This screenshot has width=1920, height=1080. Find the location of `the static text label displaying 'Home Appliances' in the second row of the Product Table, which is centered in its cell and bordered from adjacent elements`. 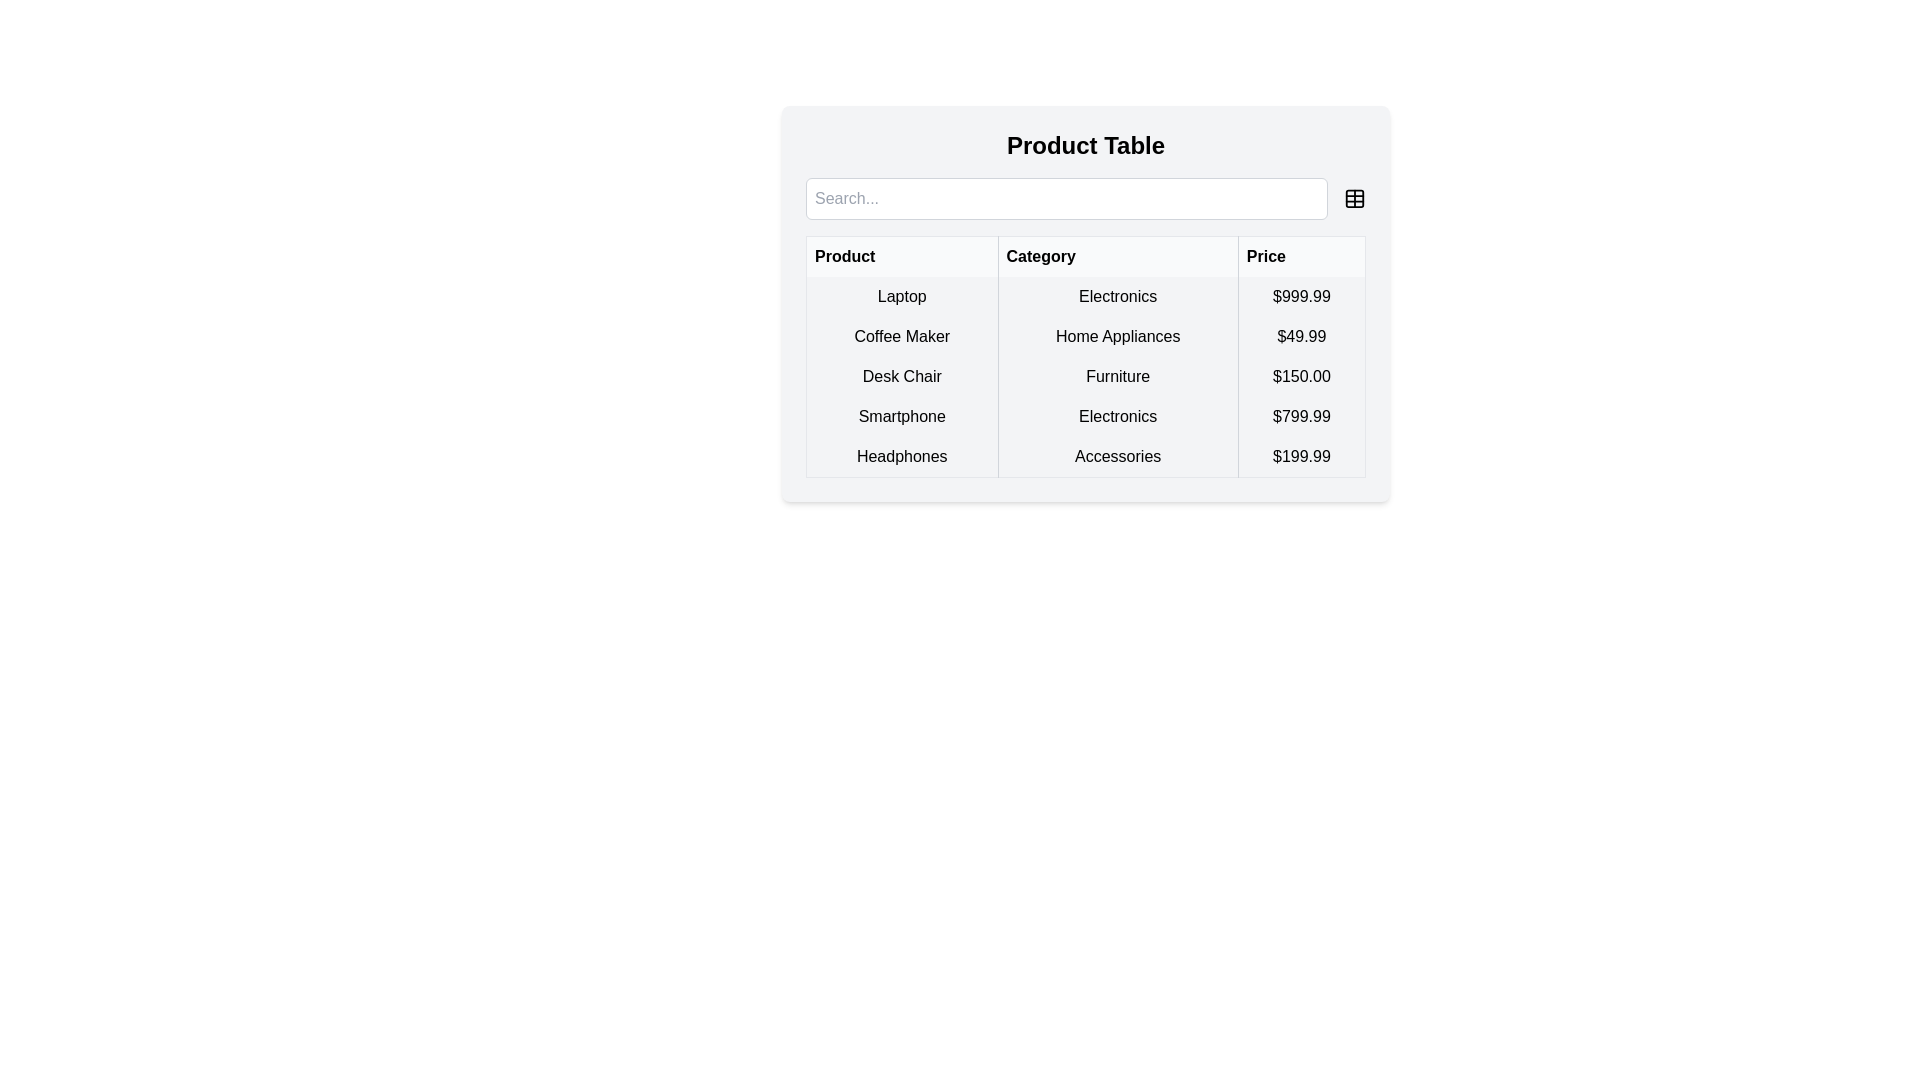

the static text label displaying 'Home Appliances' in the second row of the Product Table, which is centered in its cell and bordered from adjacent elements is located at coordinates (1117, 335).